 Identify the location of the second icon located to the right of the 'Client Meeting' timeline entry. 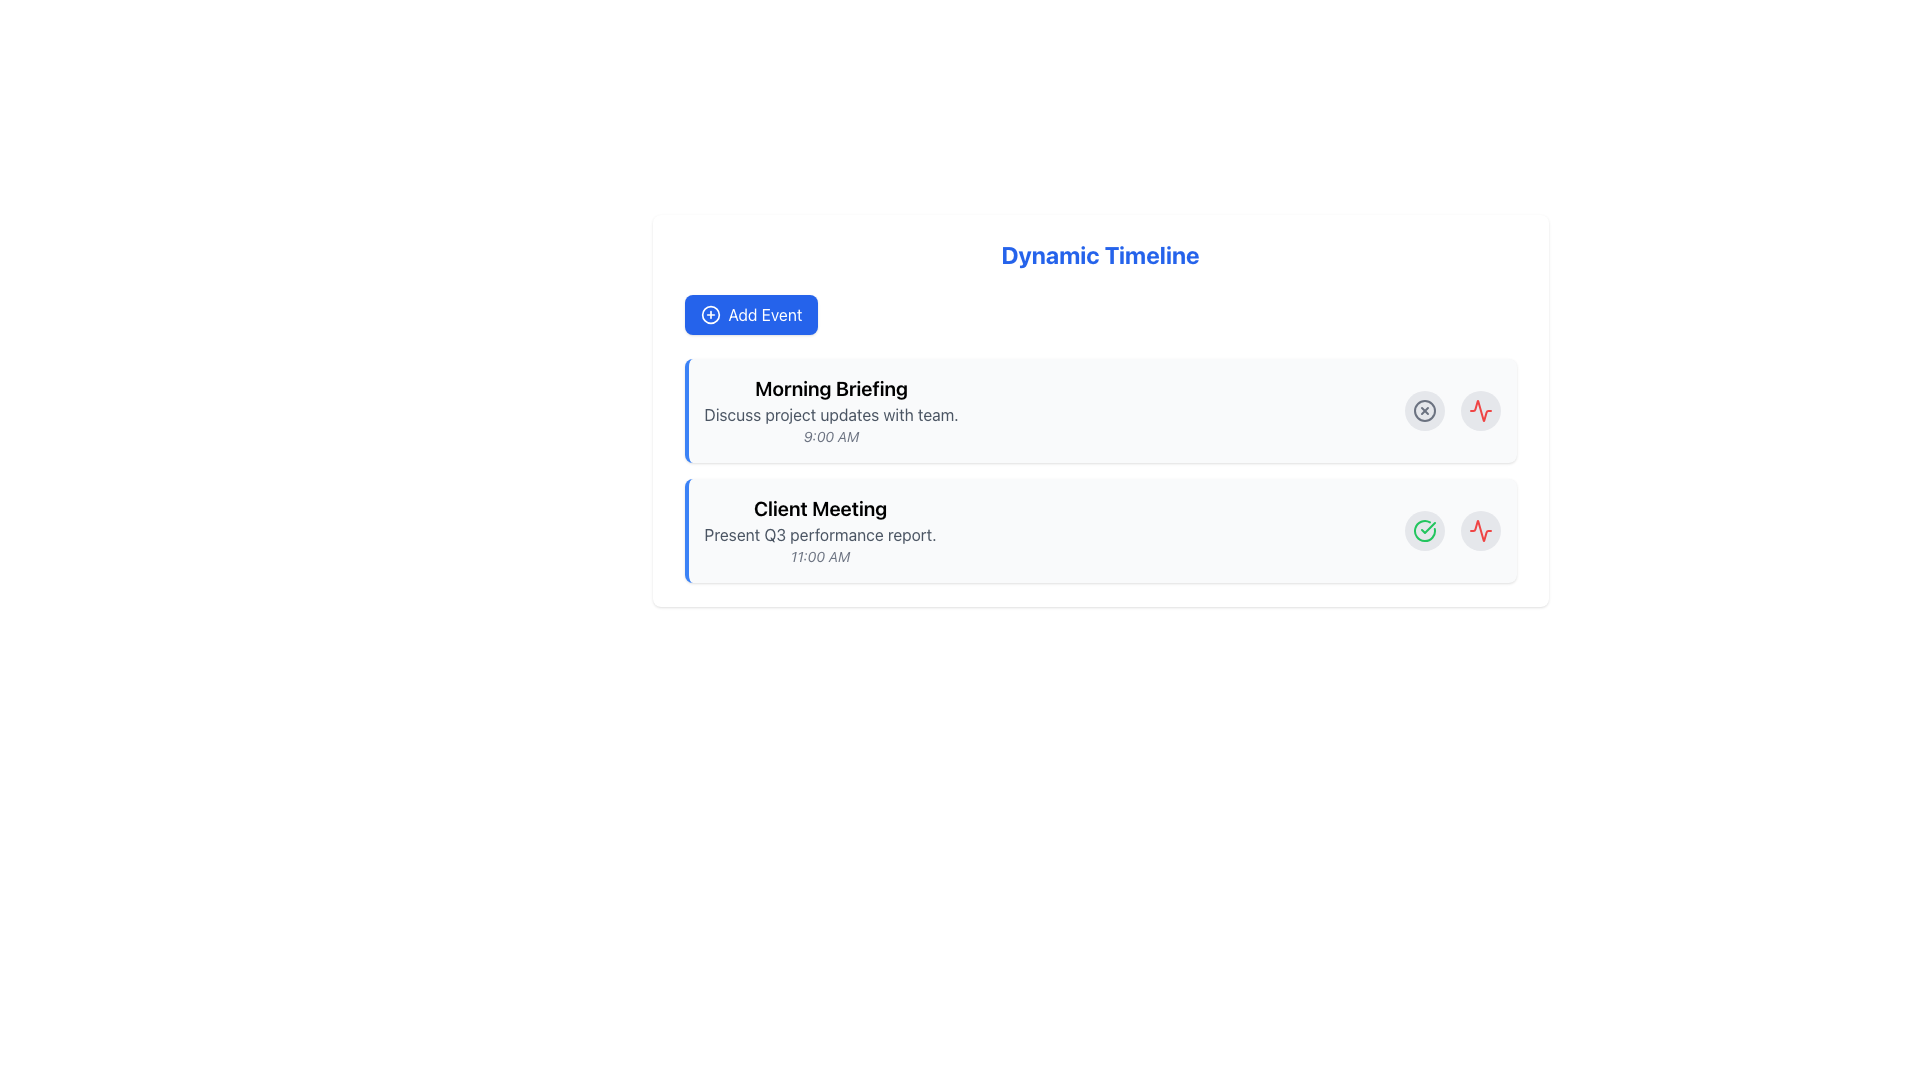
(1423, 530).